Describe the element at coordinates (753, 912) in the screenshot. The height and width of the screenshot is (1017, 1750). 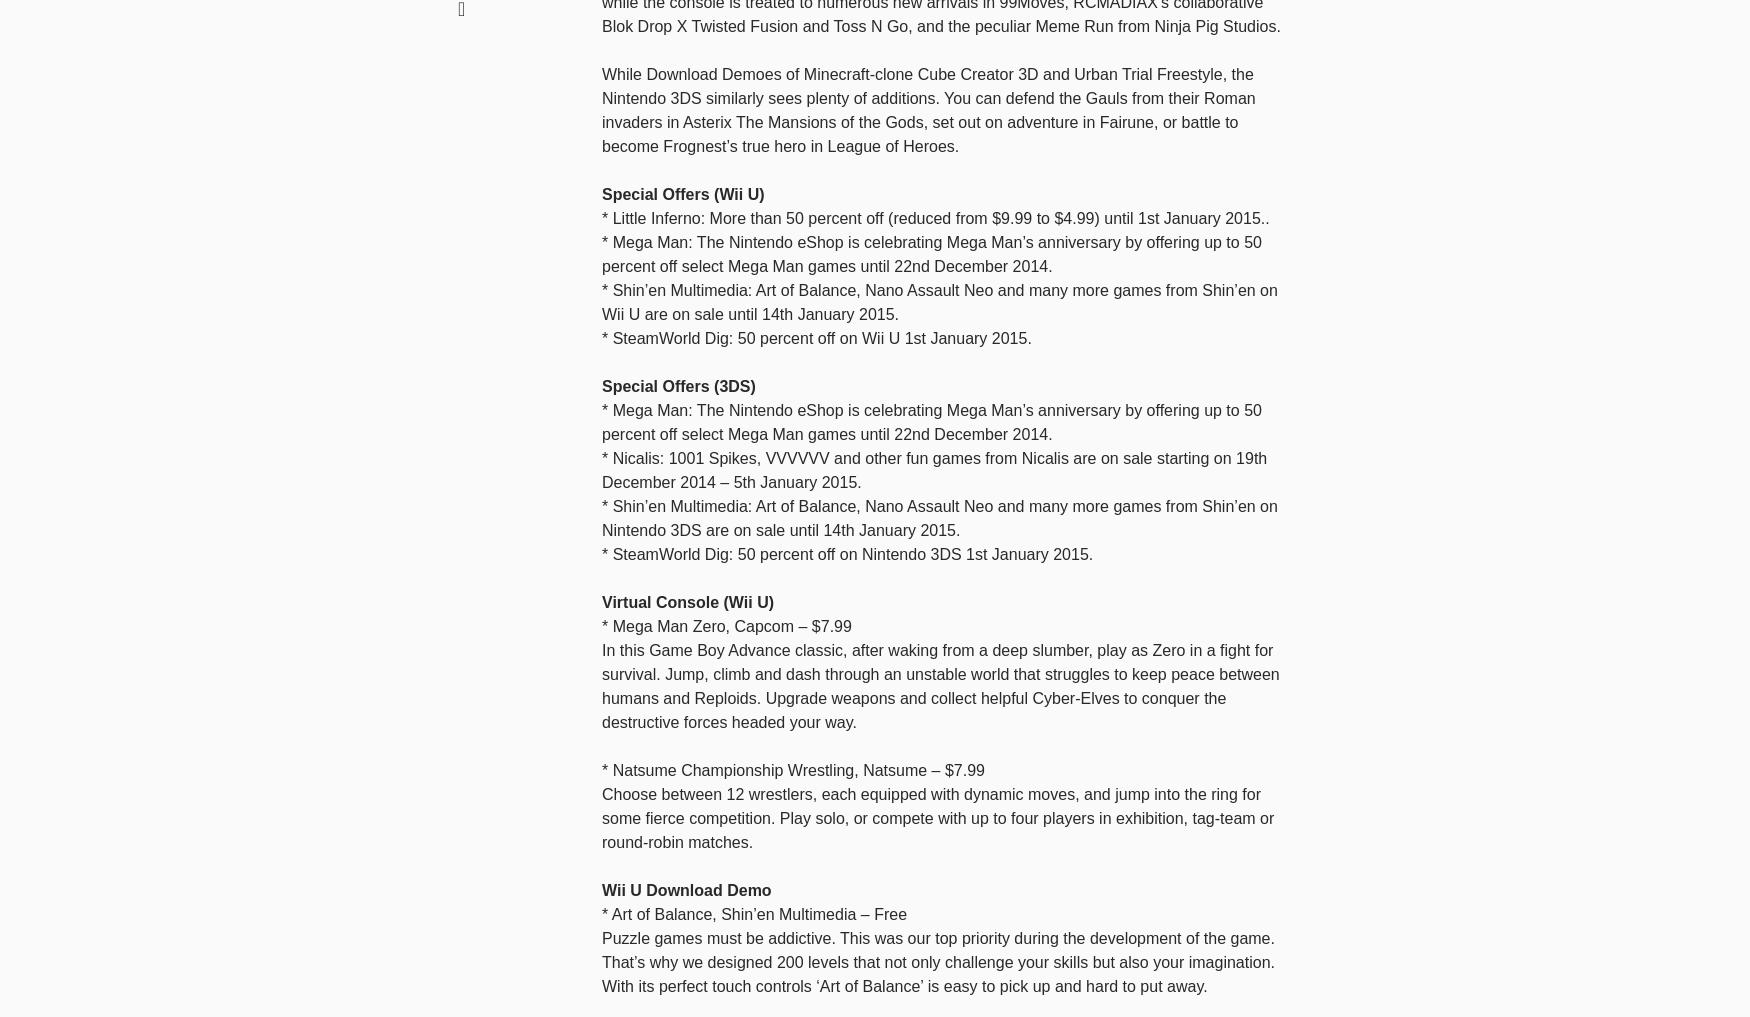
I see `'* Art of Balance, Shin’en Multimedia – Free'` at that location.